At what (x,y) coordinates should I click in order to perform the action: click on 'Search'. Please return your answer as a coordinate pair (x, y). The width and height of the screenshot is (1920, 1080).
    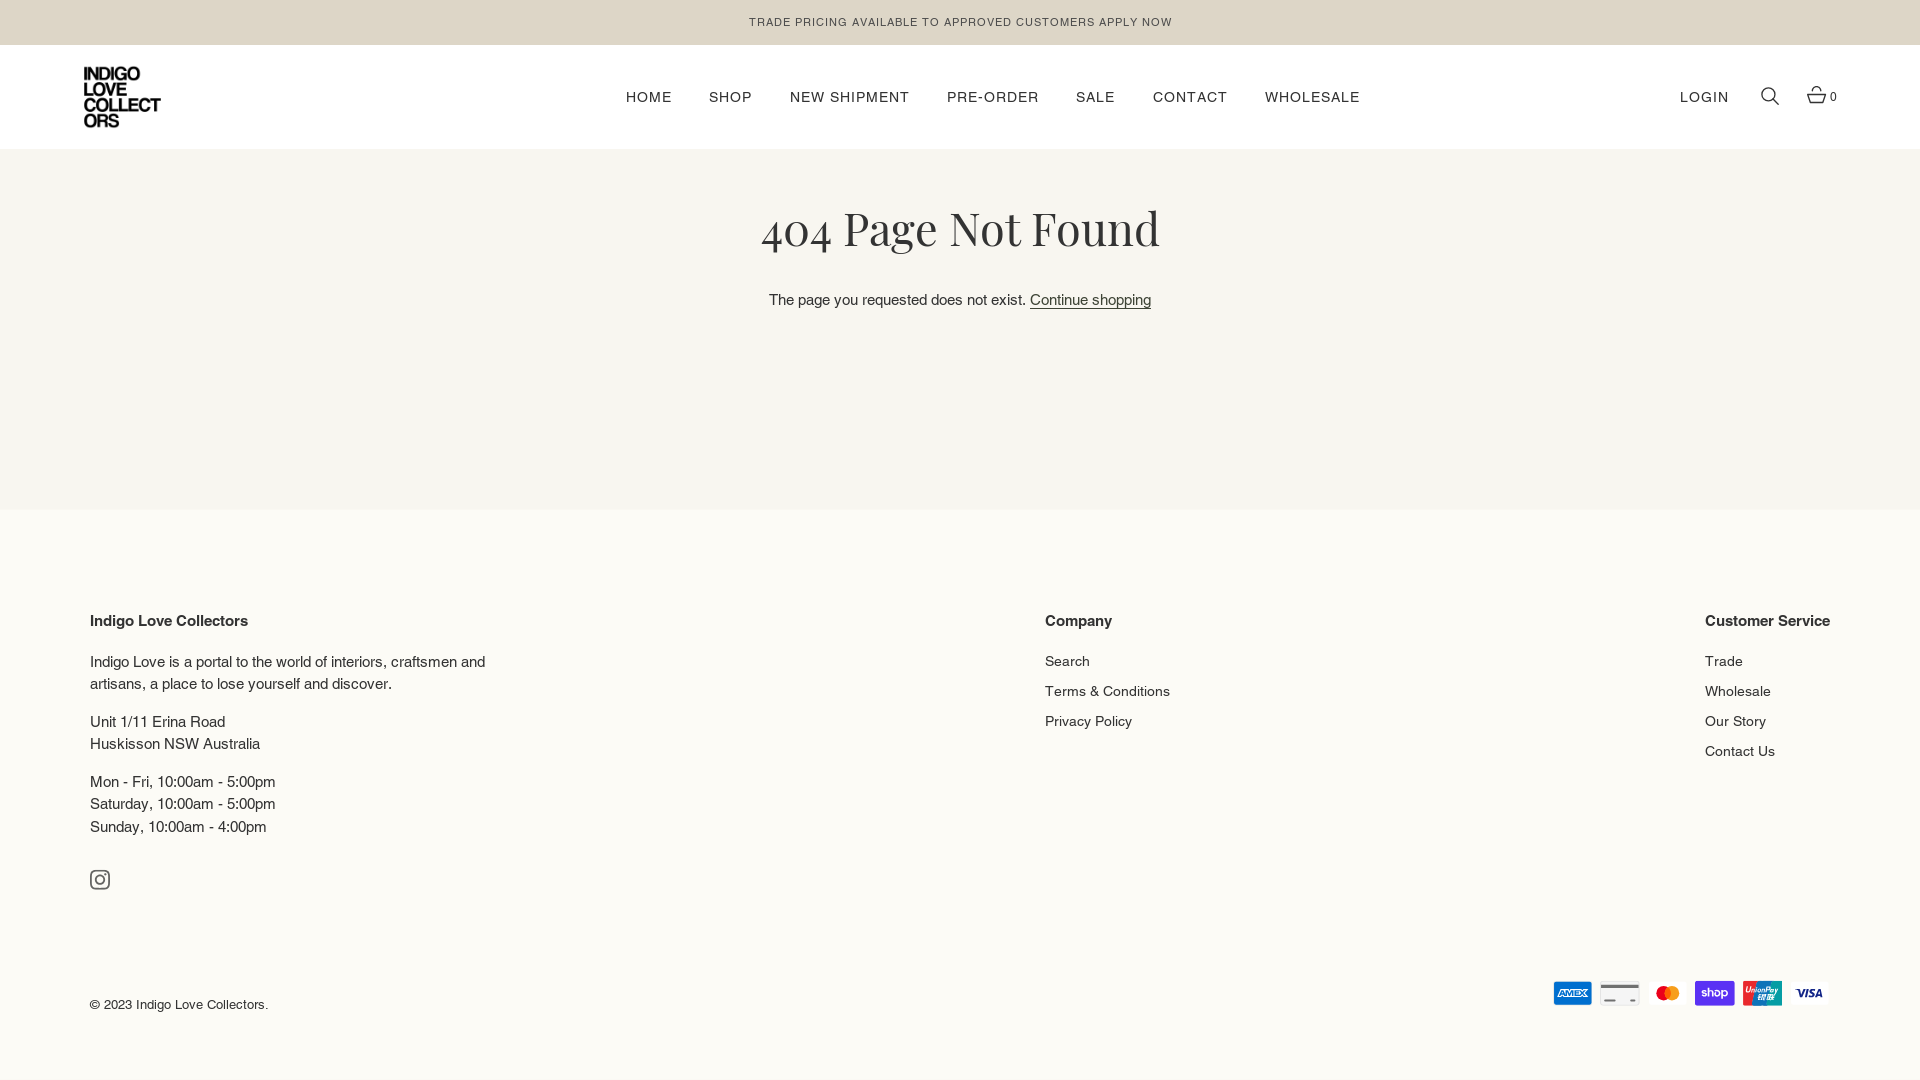
    Looking at the image, I should click on (1066, 657).